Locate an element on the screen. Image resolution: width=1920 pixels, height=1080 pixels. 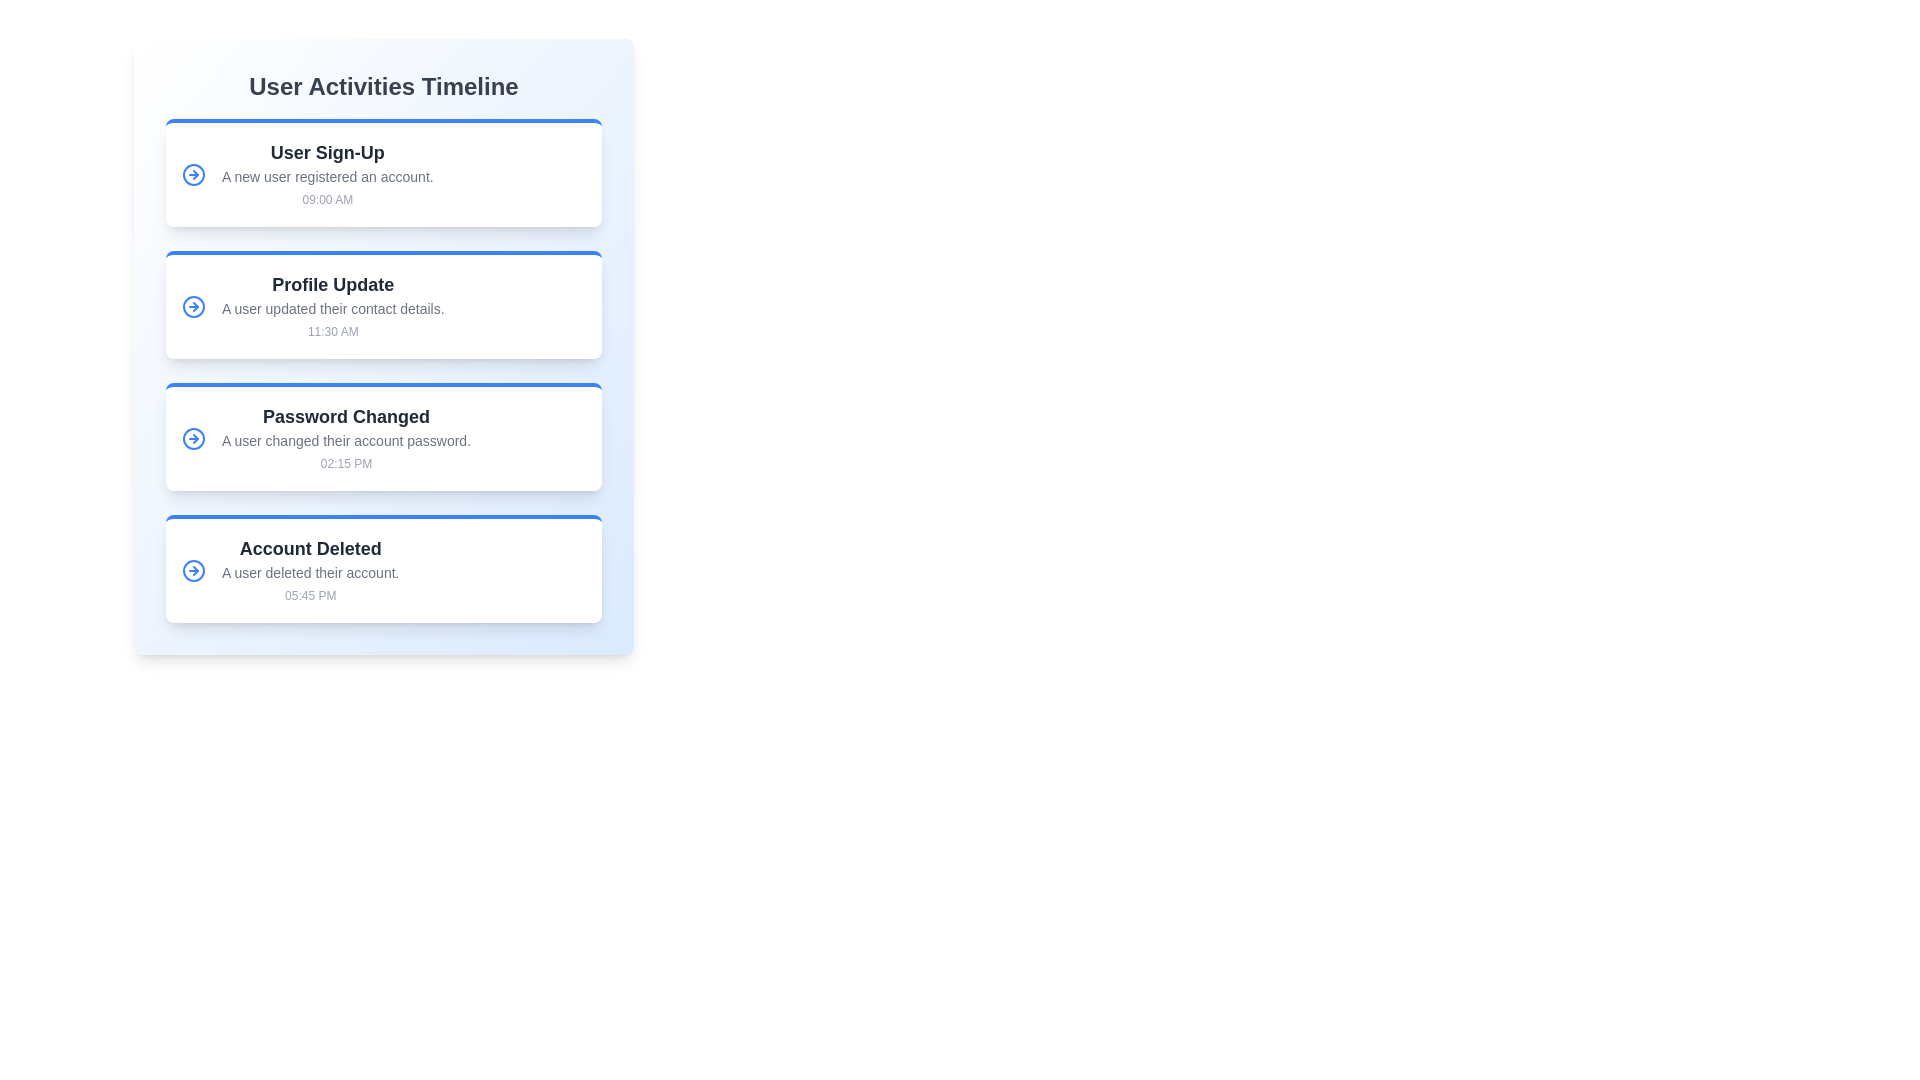
the circular icon that is part of the 'Password Changed' card, located within the larger 'circle arrow right' icon is located at coordinates (193, 438).